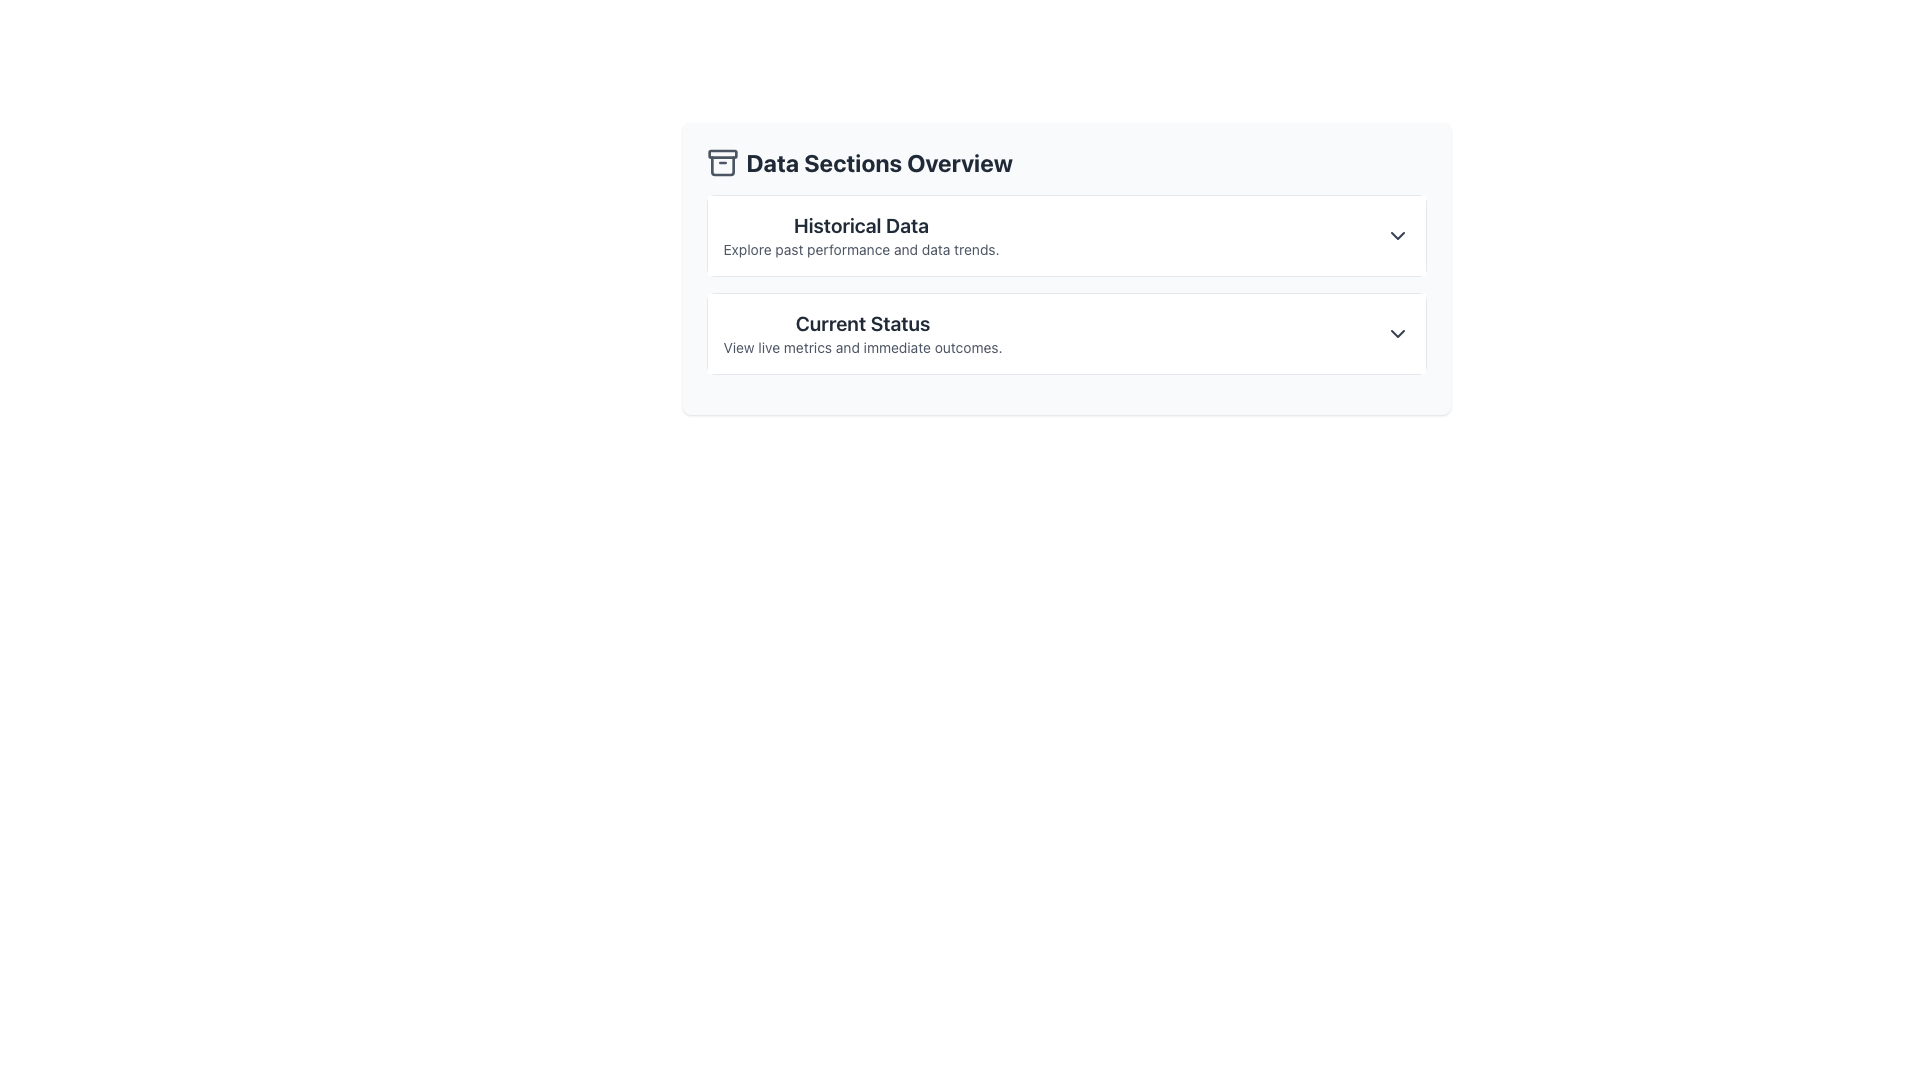 This screenshot has height=1080, width=1920. Describe the element at coordinates (861, 234) in the screenshot. I see `the 'Historical Data' text block, which is a larger, bold title in dark gray` at that location.